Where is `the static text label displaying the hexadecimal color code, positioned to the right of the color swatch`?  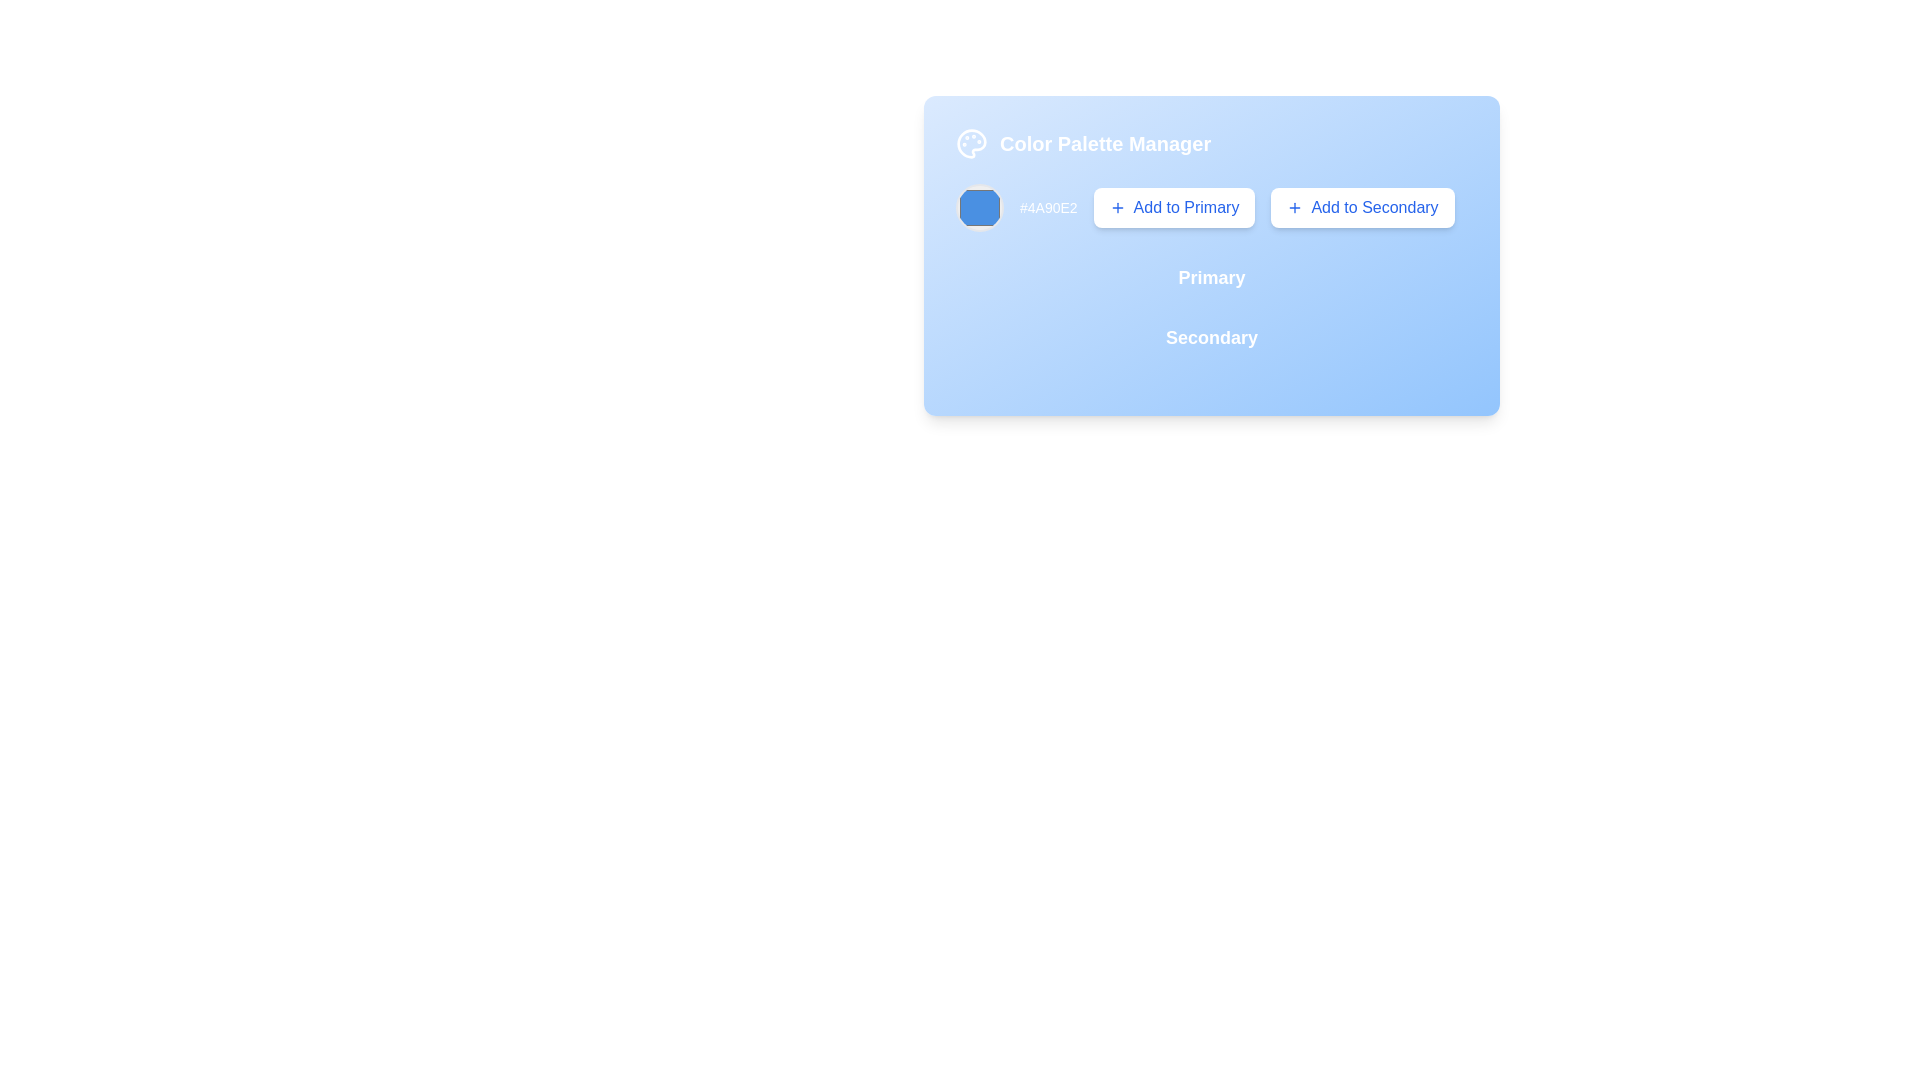 the static text label displaying the hexadecimal color code, positioned to the right of the color swatch is located at coordinates (1047, 208).